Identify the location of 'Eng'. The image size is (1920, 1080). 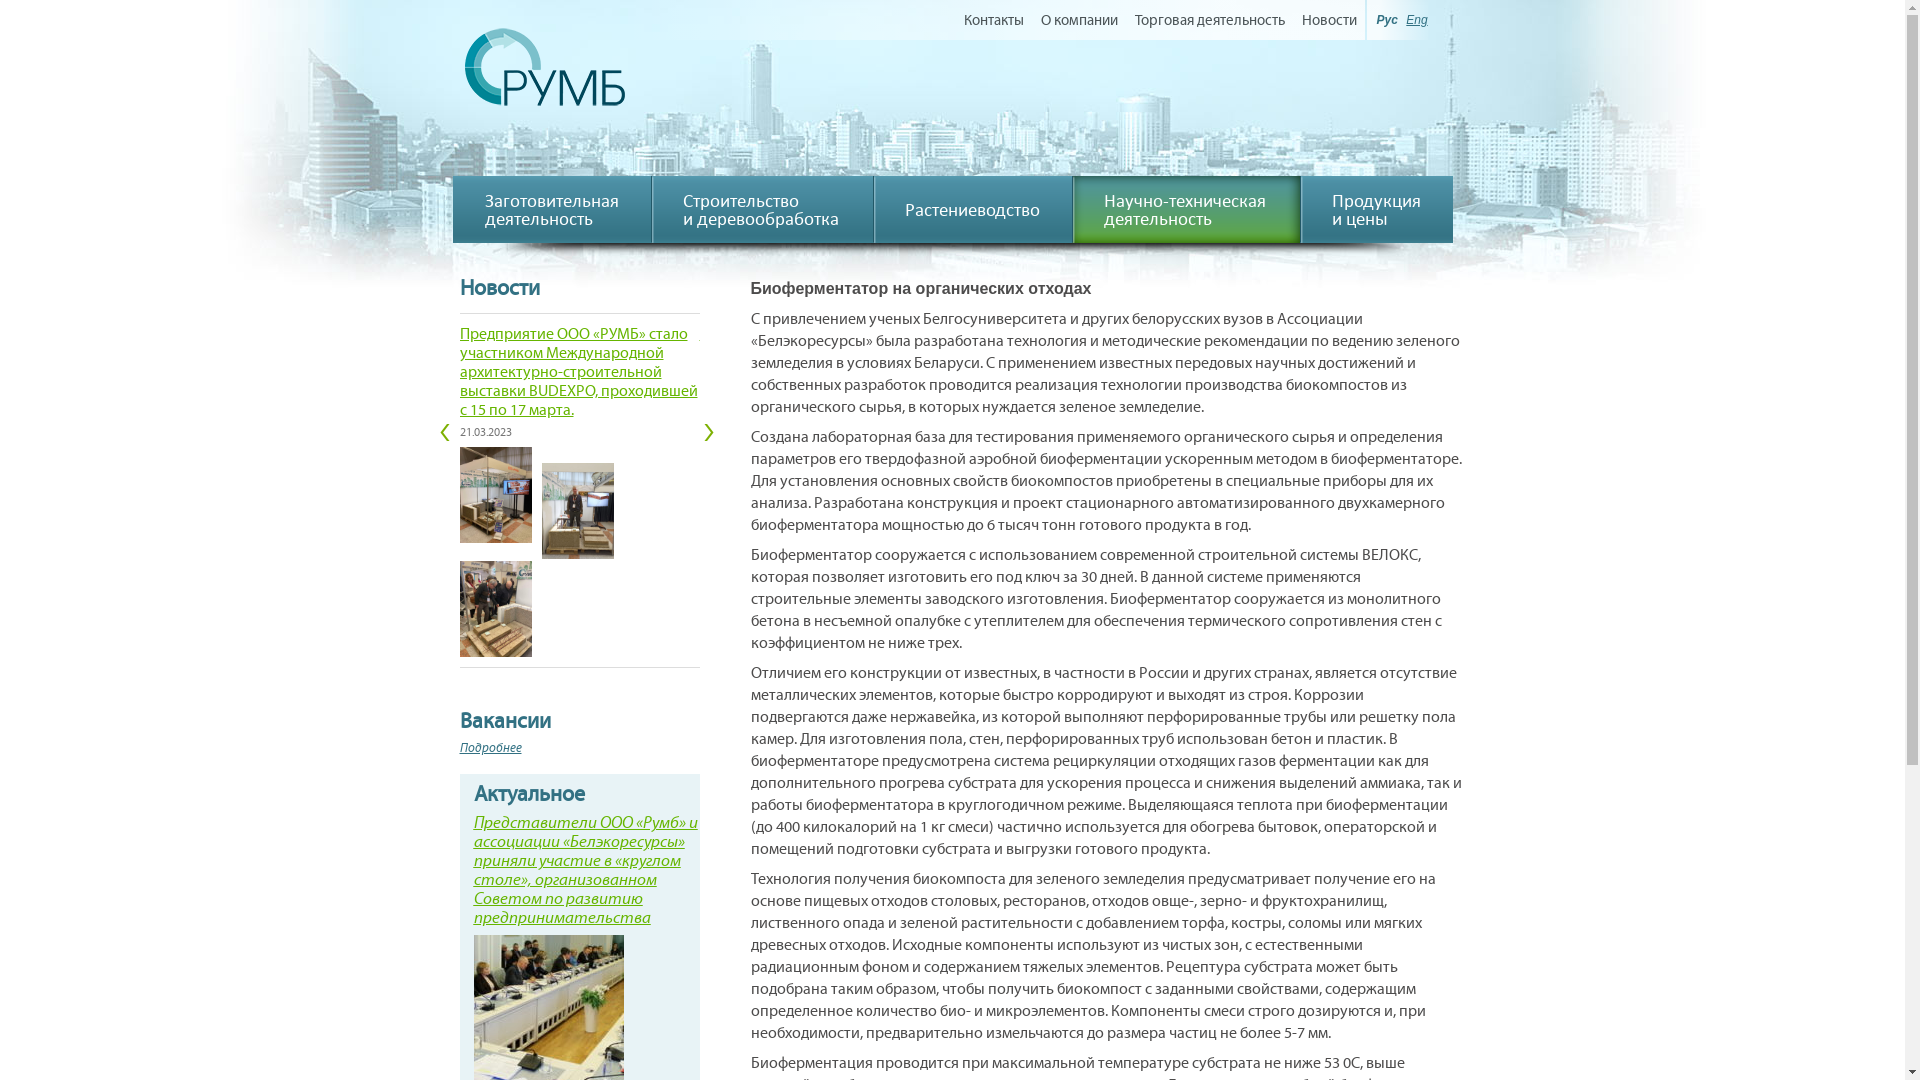
(1415, 19).